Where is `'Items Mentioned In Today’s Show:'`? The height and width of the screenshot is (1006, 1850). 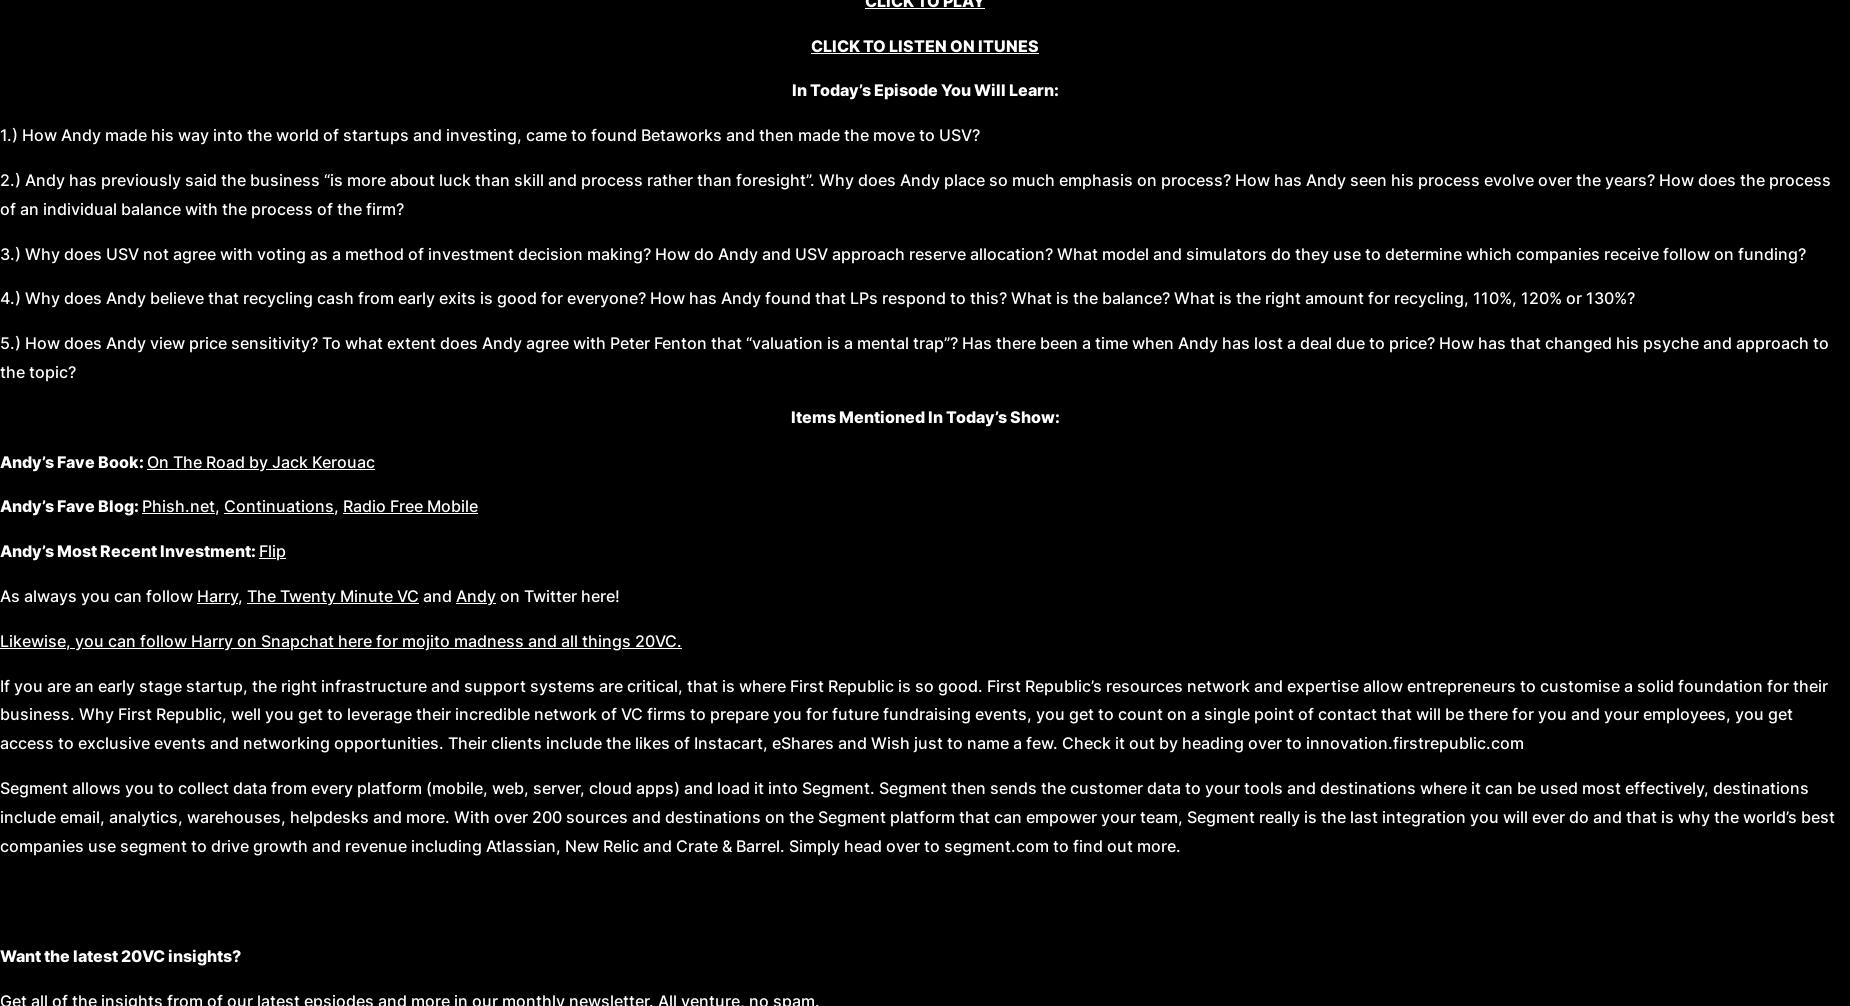
'Items Mentioned In Today’s Show:' is located at coordinates (924, 414).